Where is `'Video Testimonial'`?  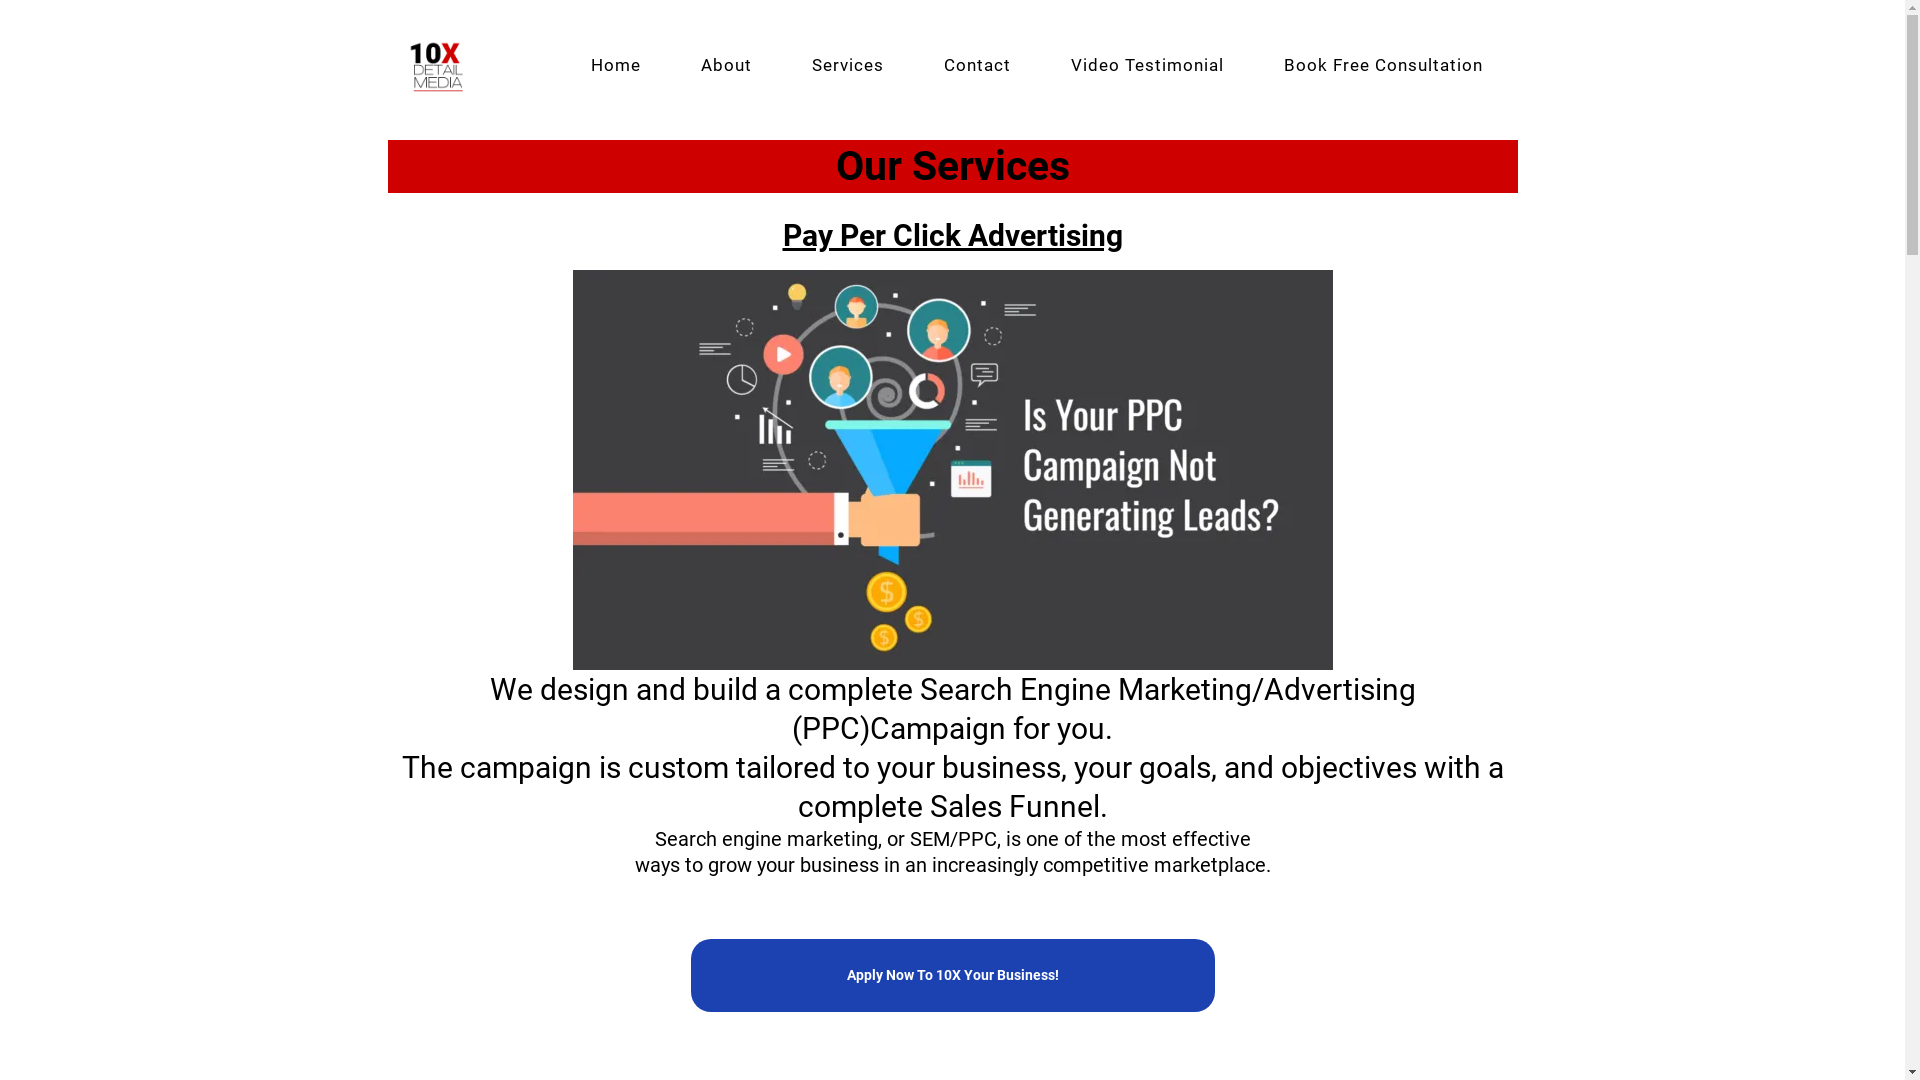
'Video Testimonial' is located at coordinates (1040, 64).